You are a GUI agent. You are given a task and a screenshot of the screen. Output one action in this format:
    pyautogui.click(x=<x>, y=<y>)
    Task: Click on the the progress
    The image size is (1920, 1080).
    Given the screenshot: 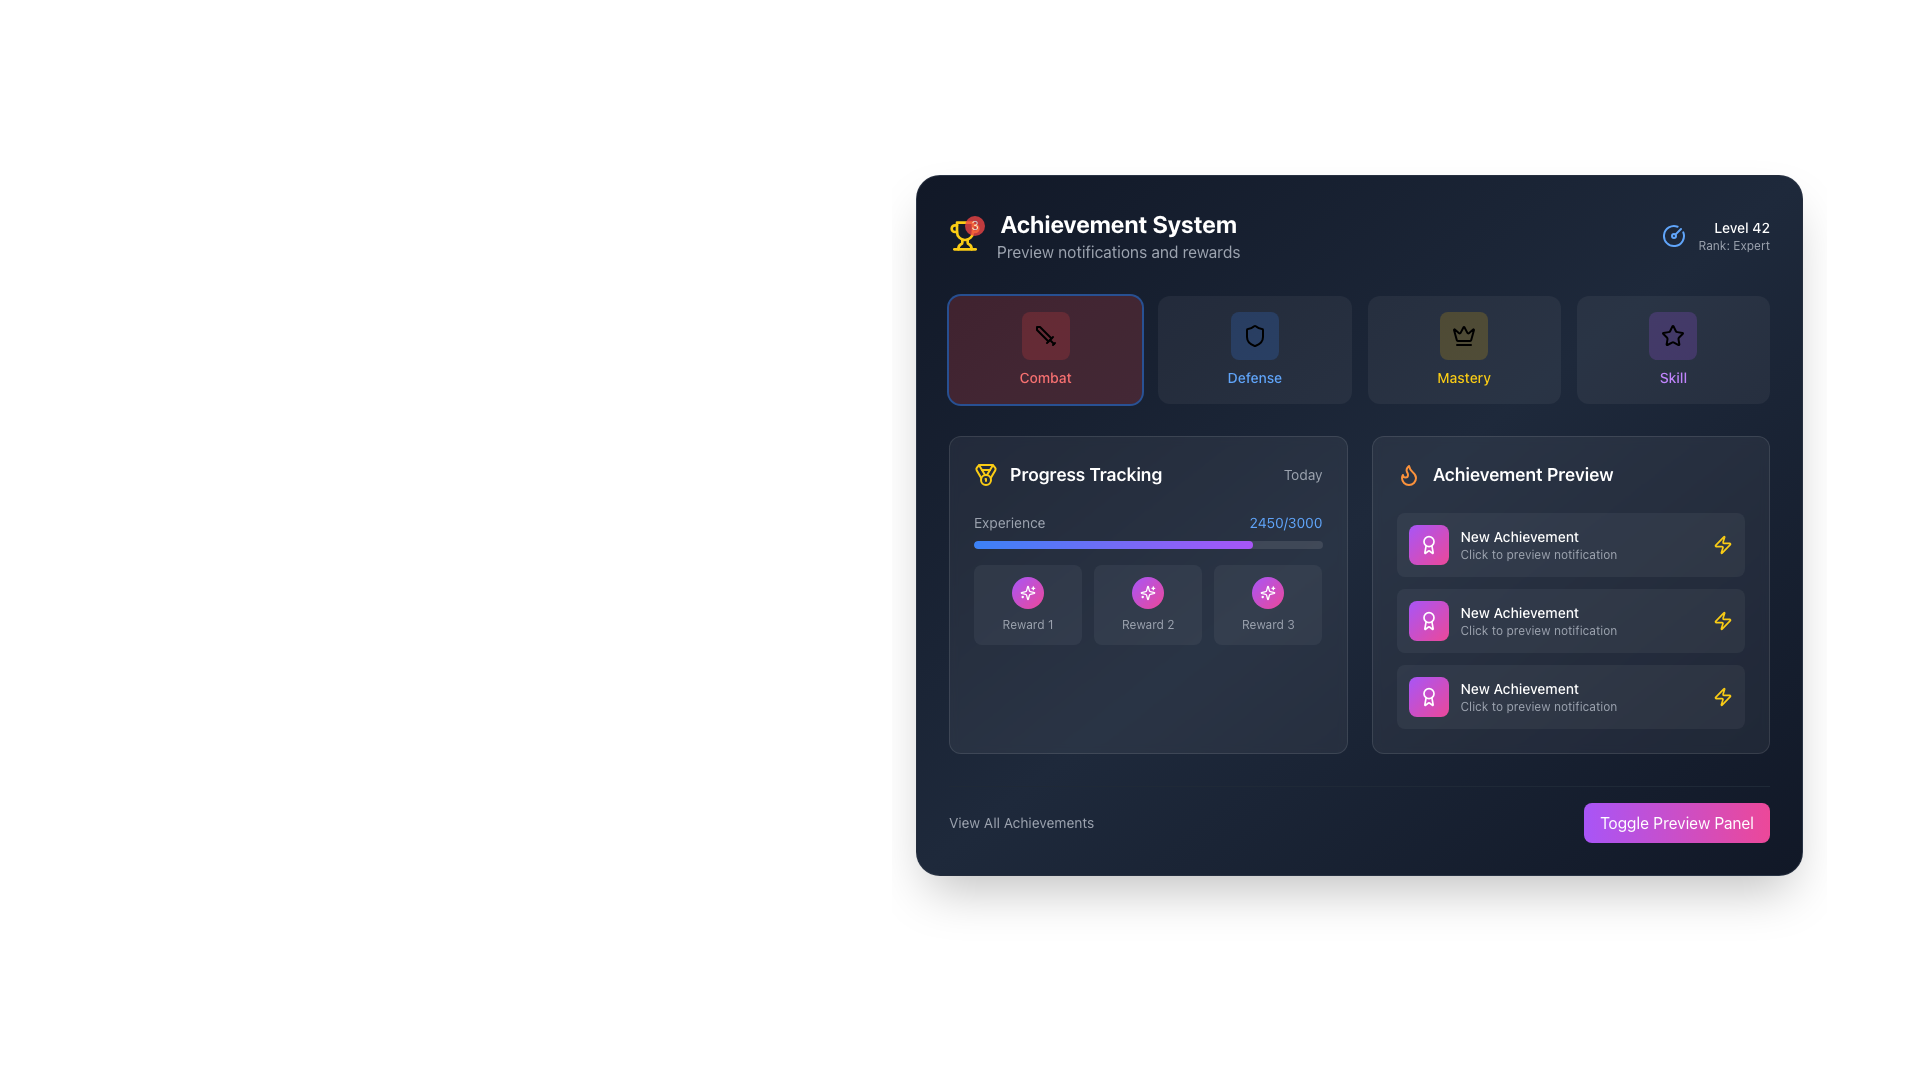 What is the action you would take?
    pyautogui.click(x=1165, y=544)
    